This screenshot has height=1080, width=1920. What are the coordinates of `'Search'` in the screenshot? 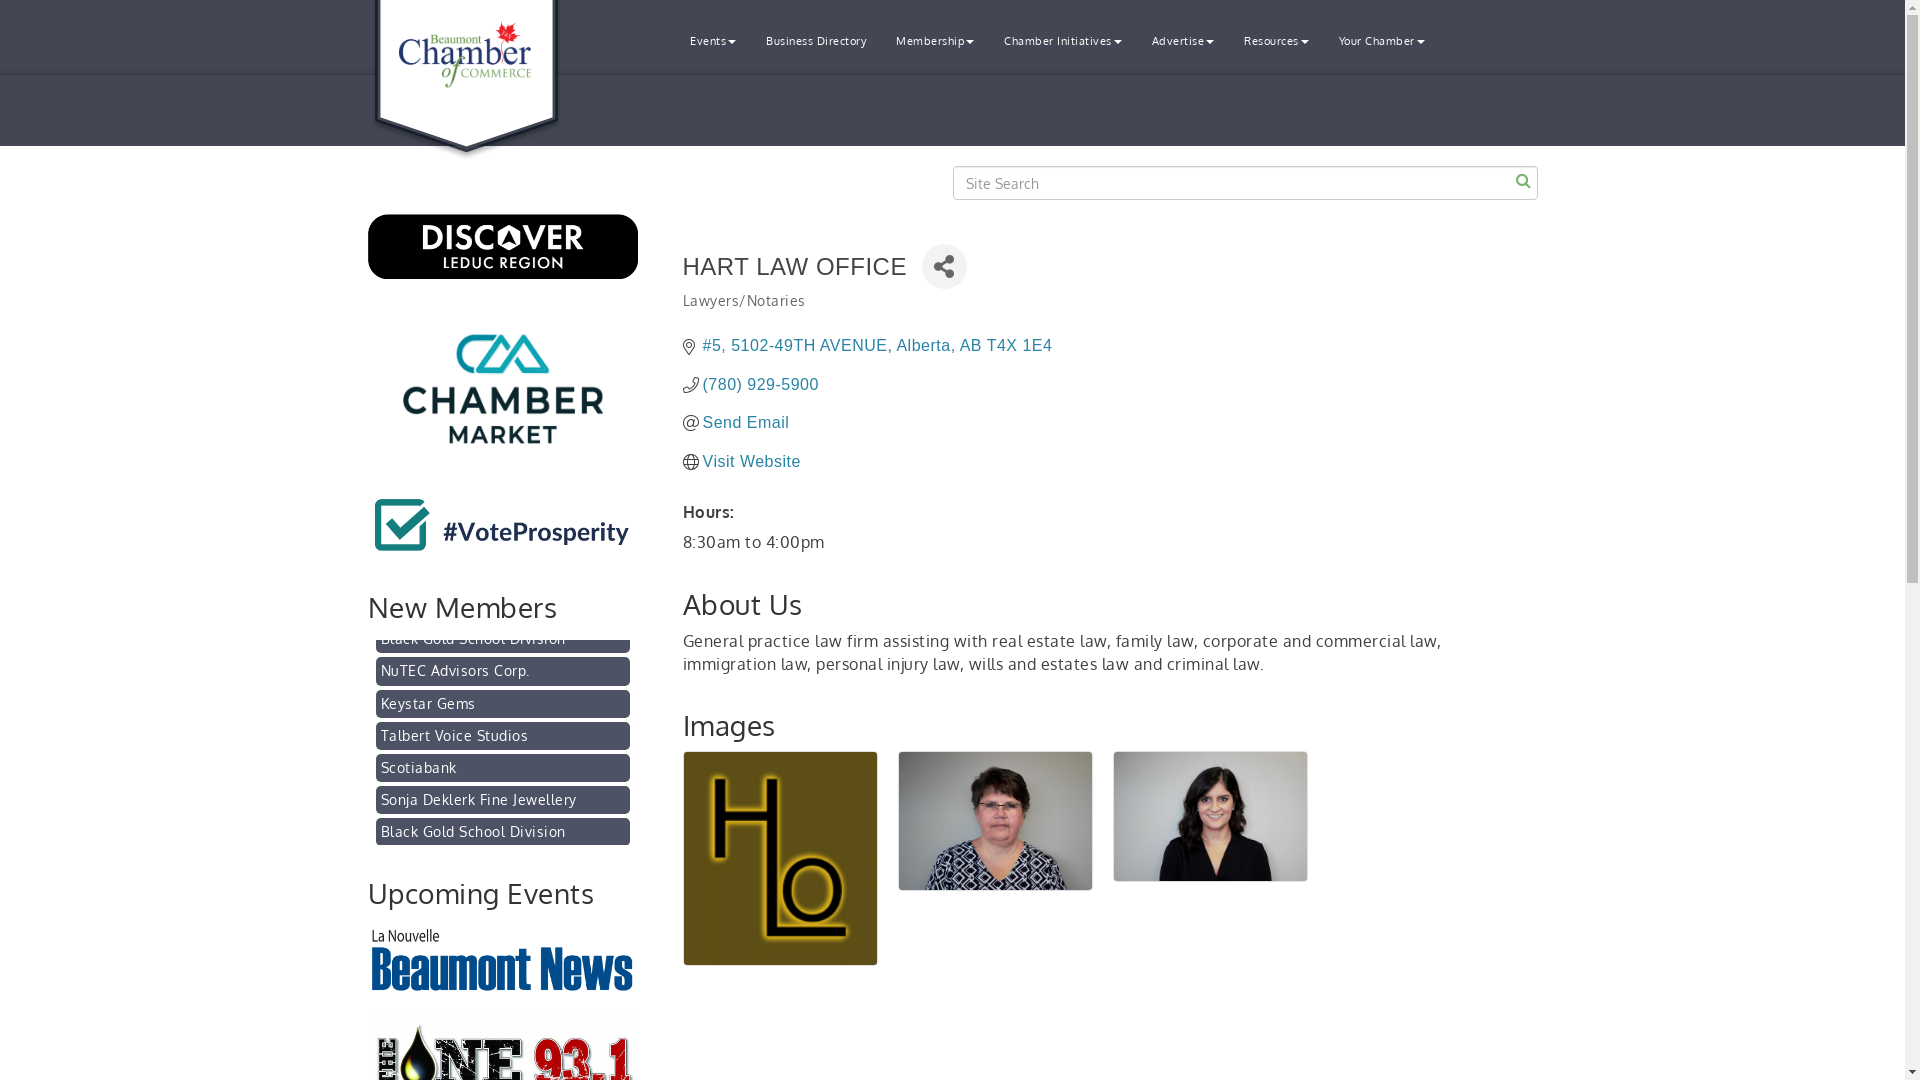 It's located at (1522, 180).